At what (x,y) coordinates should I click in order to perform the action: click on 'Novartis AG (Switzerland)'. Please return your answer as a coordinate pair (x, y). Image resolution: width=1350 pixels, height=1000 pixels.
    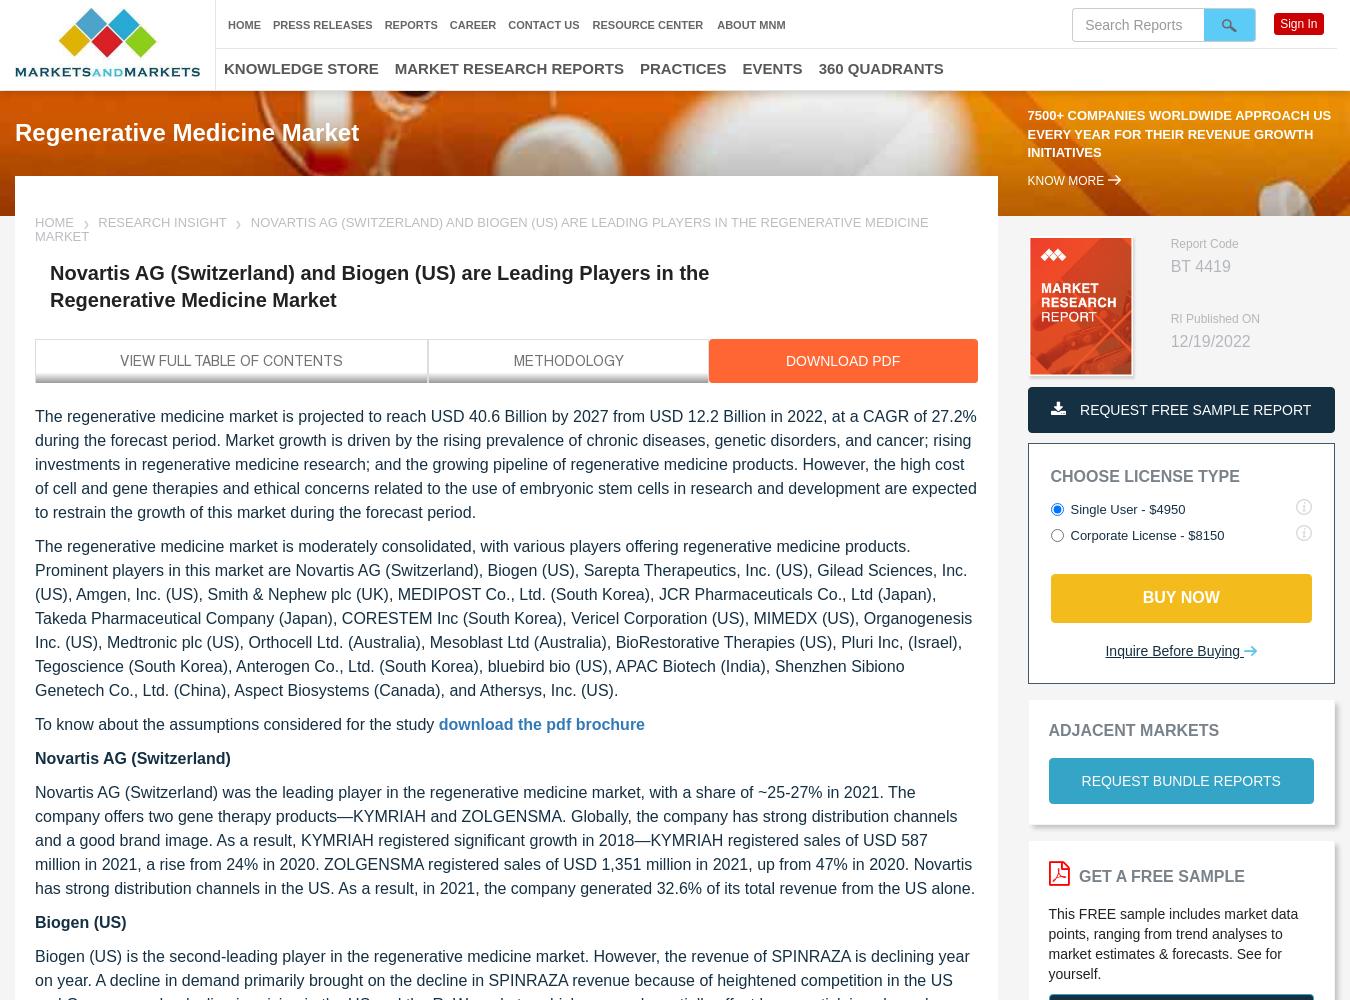
    Looking at the image, I should click on (132, 757).